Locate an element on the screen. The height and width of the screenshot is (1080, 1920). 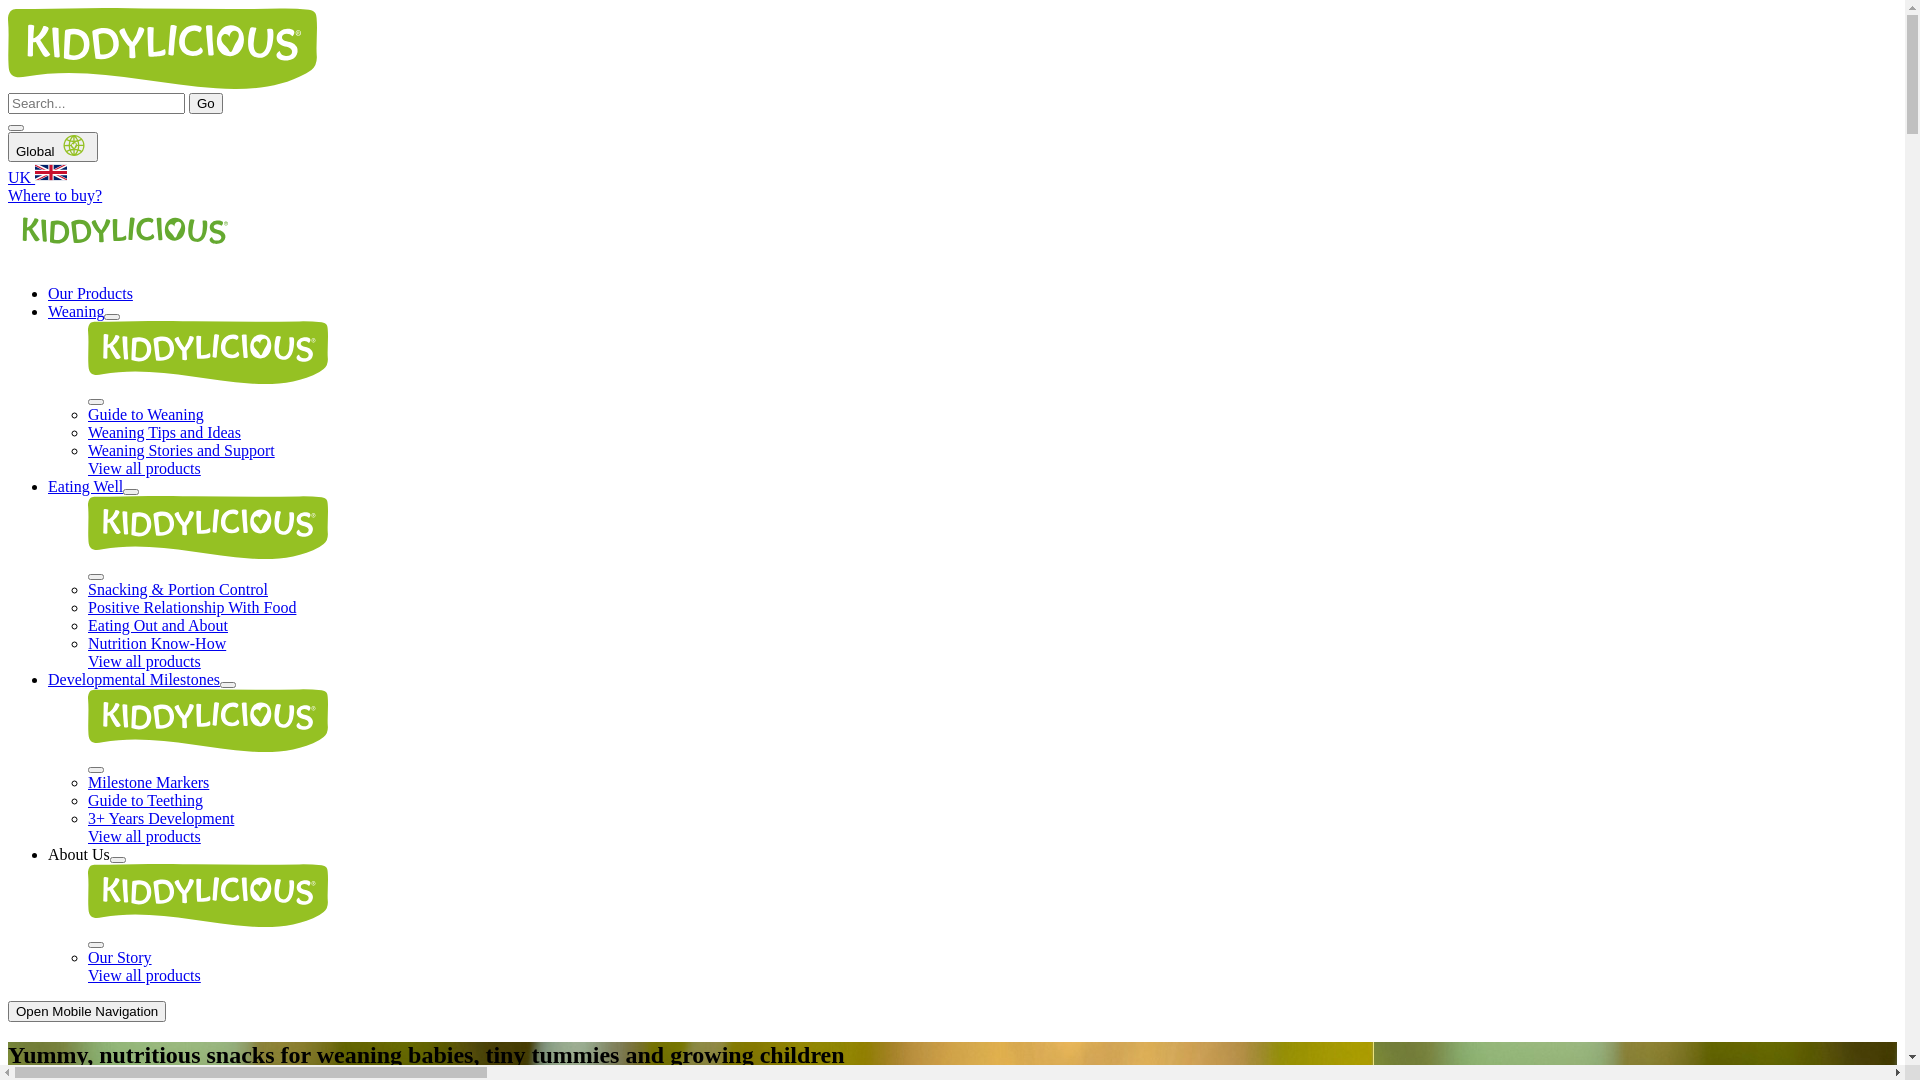
'View all products' is located at coordinates (86, 836).